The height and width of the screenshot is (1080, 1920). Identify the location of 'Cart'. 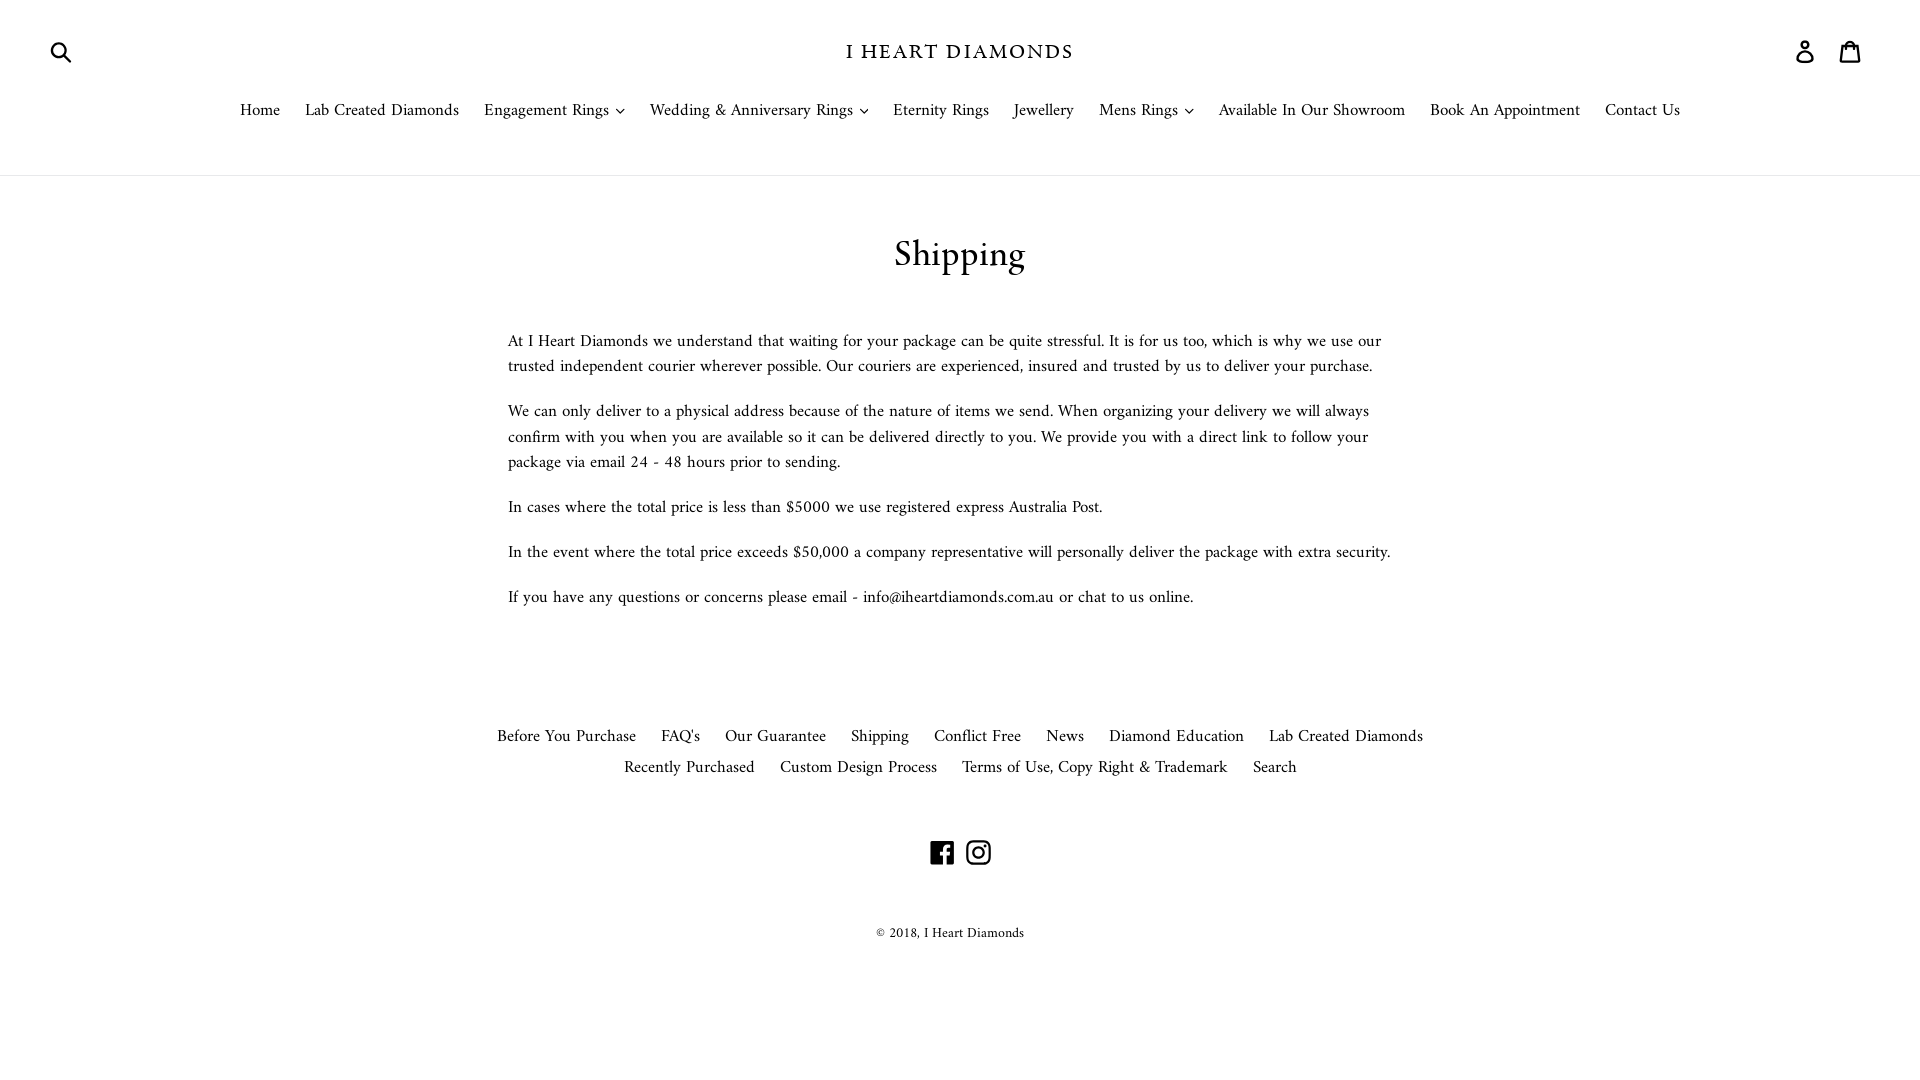
(1850, 50).